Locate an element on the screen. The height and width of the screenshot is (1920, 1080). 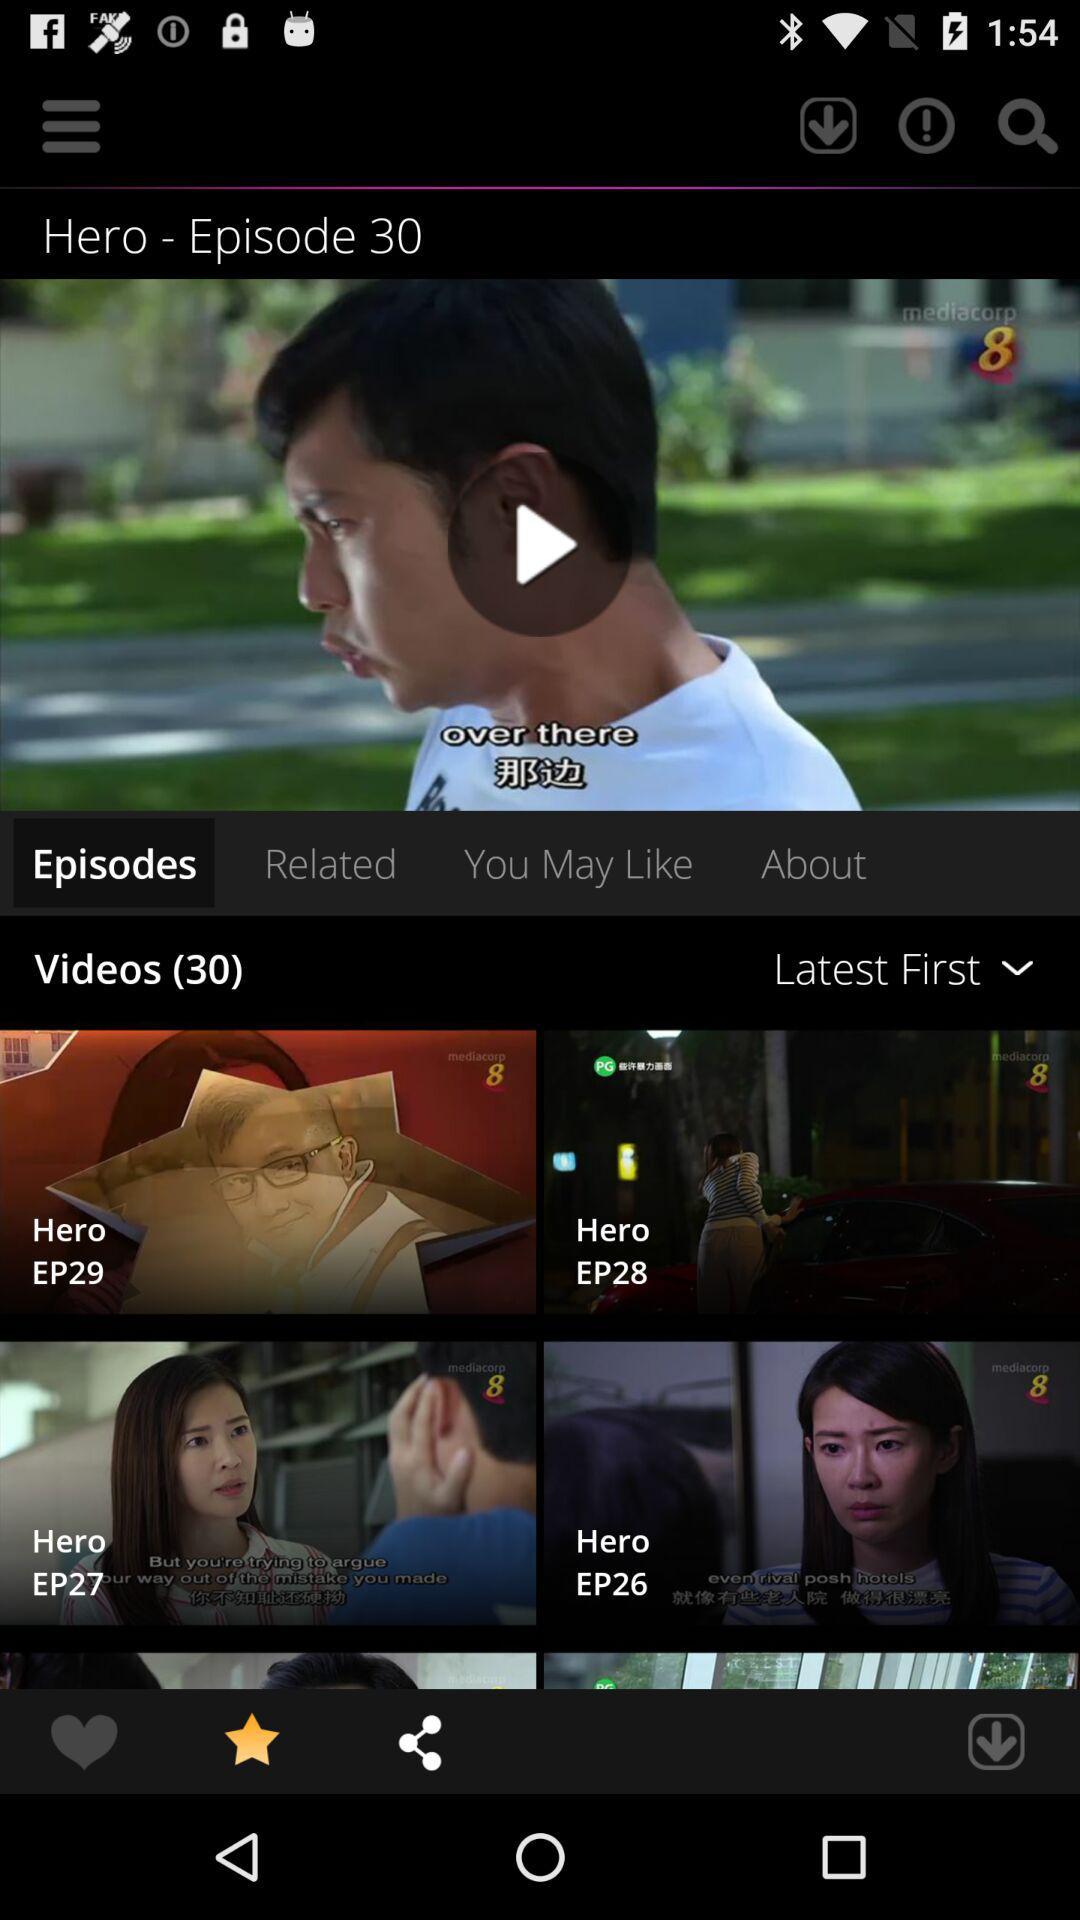
the icon below the hero - episode 30 icon is located at coordinates (540, 544).